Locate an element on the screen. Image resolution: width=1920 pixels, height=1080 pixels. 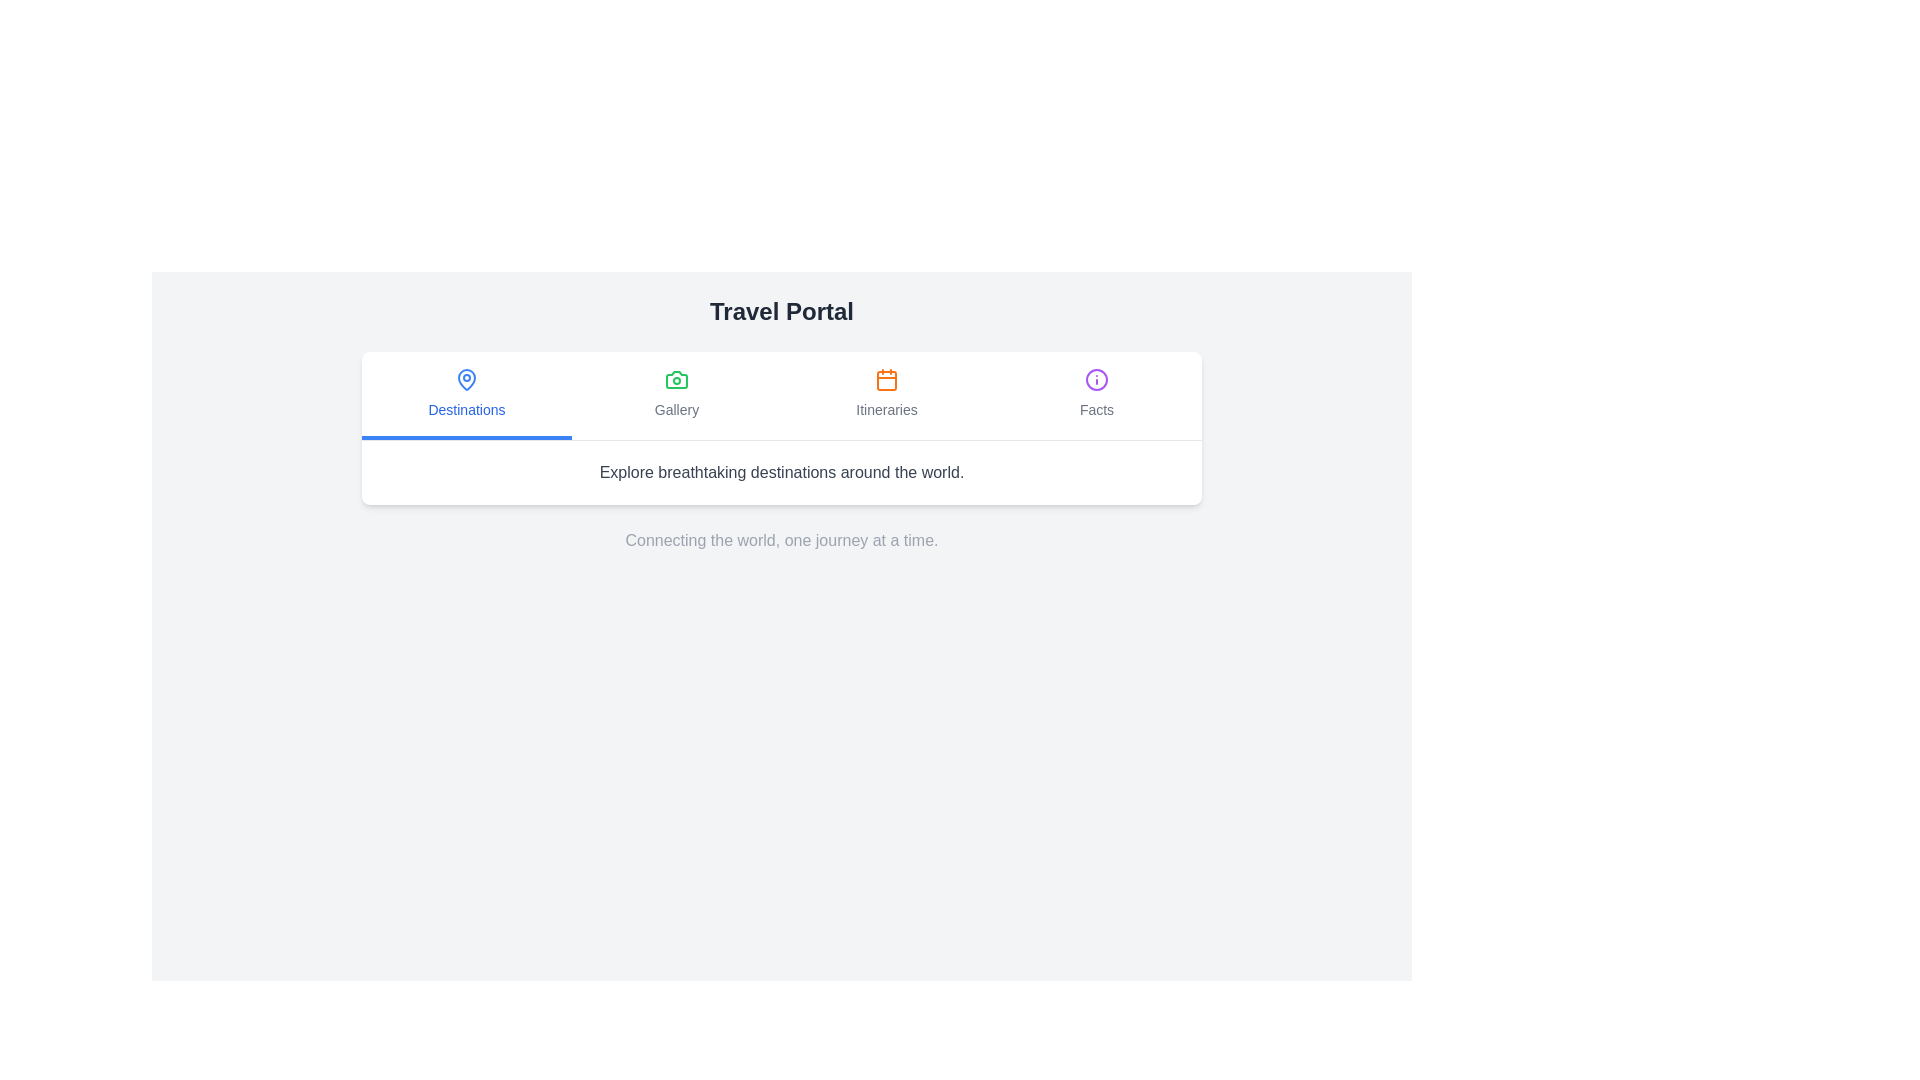
the green camera icon located above the 'Gallery' label is located at coordinates (676, 380).